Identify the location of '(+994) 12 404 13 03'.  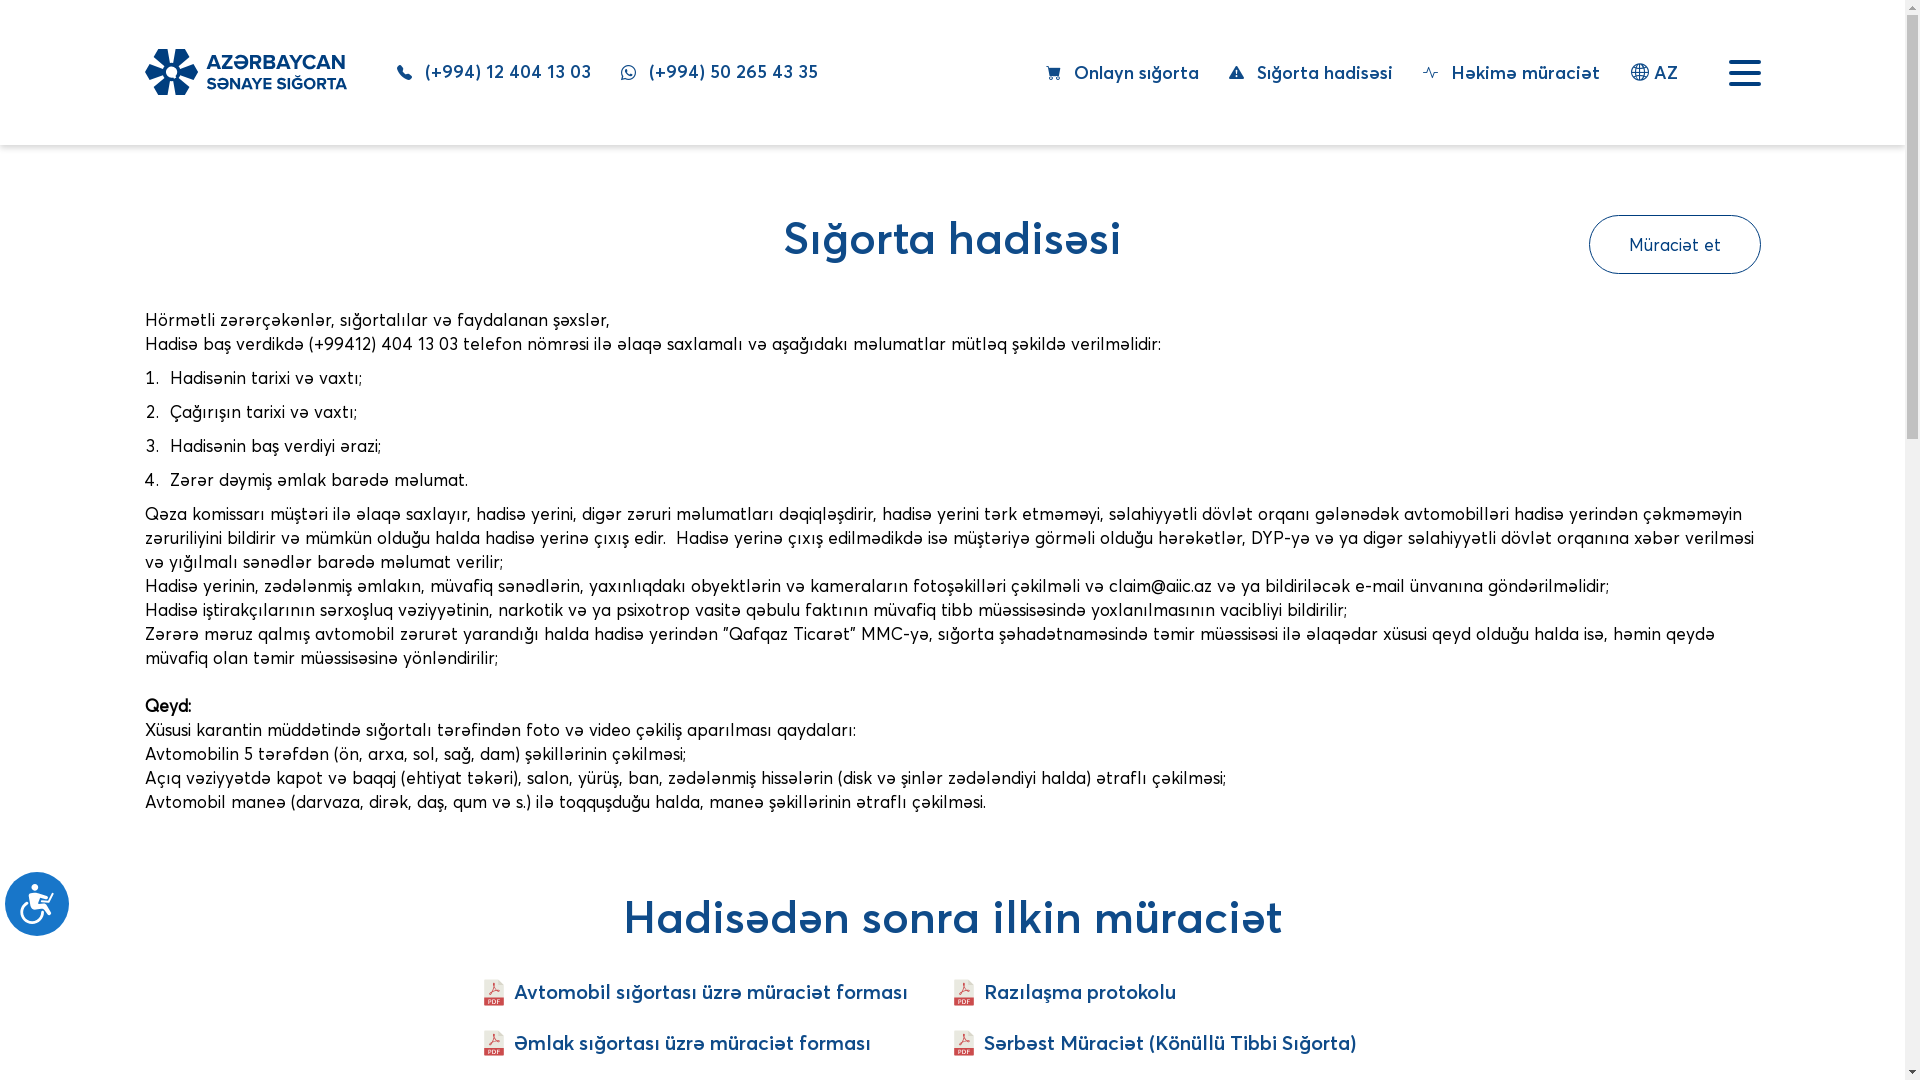
(493, 71).